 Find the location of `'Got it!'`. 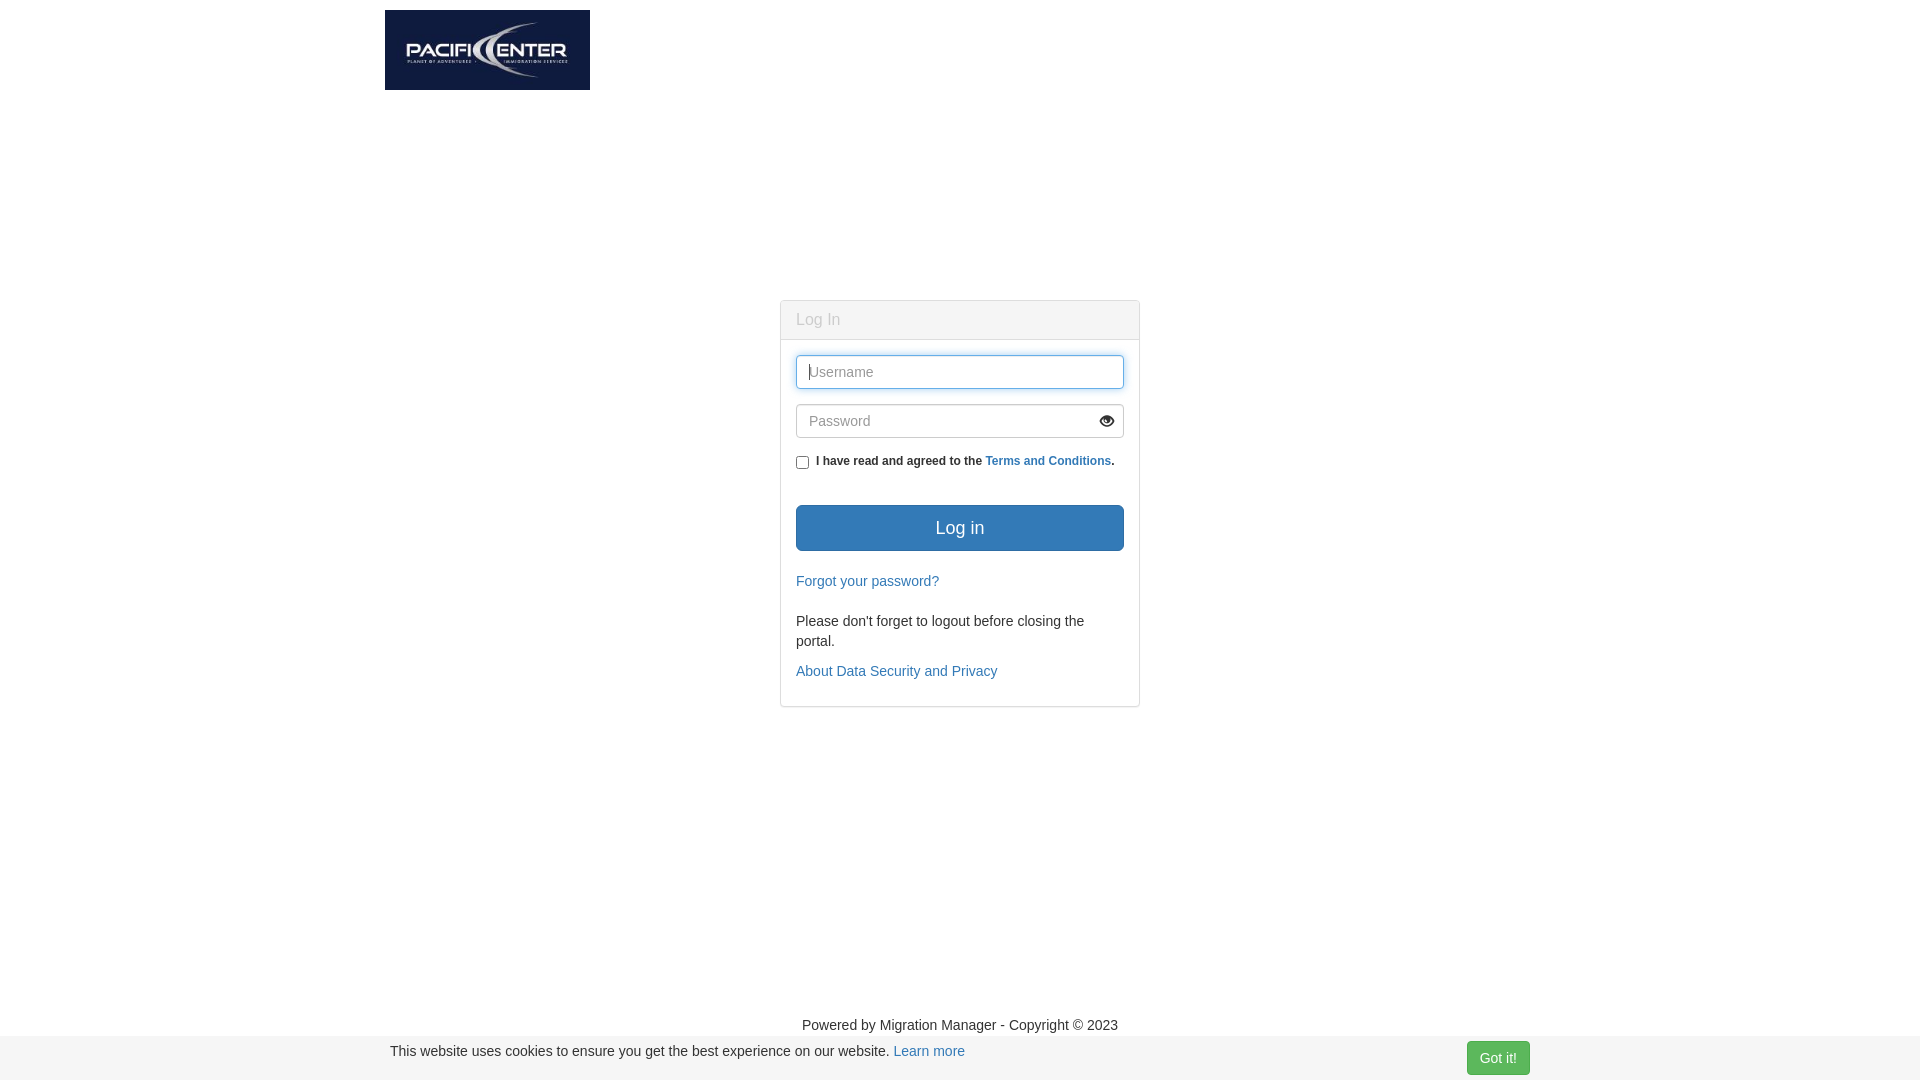

'Got it!' is located at coordinates (1498, 1056).